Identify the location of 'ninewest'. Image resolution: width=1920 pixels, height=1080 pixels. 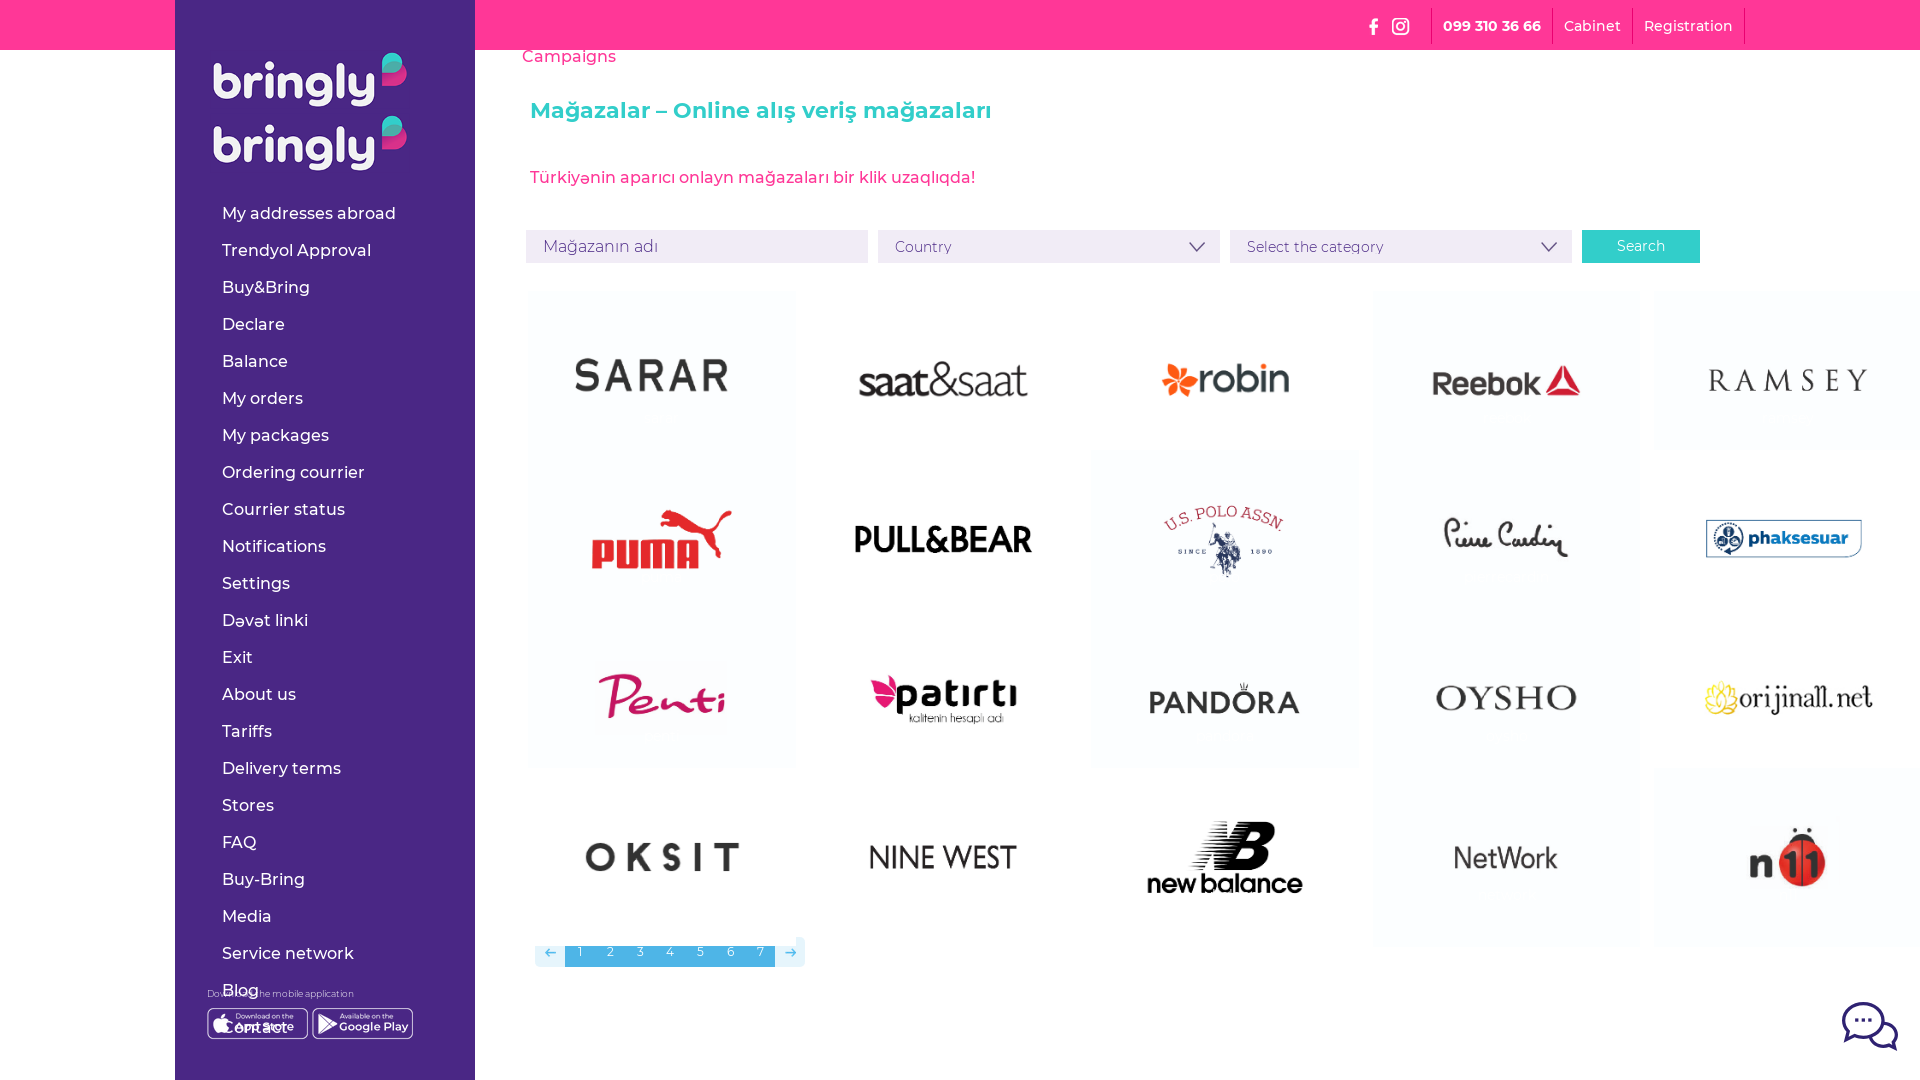
(943, 893).